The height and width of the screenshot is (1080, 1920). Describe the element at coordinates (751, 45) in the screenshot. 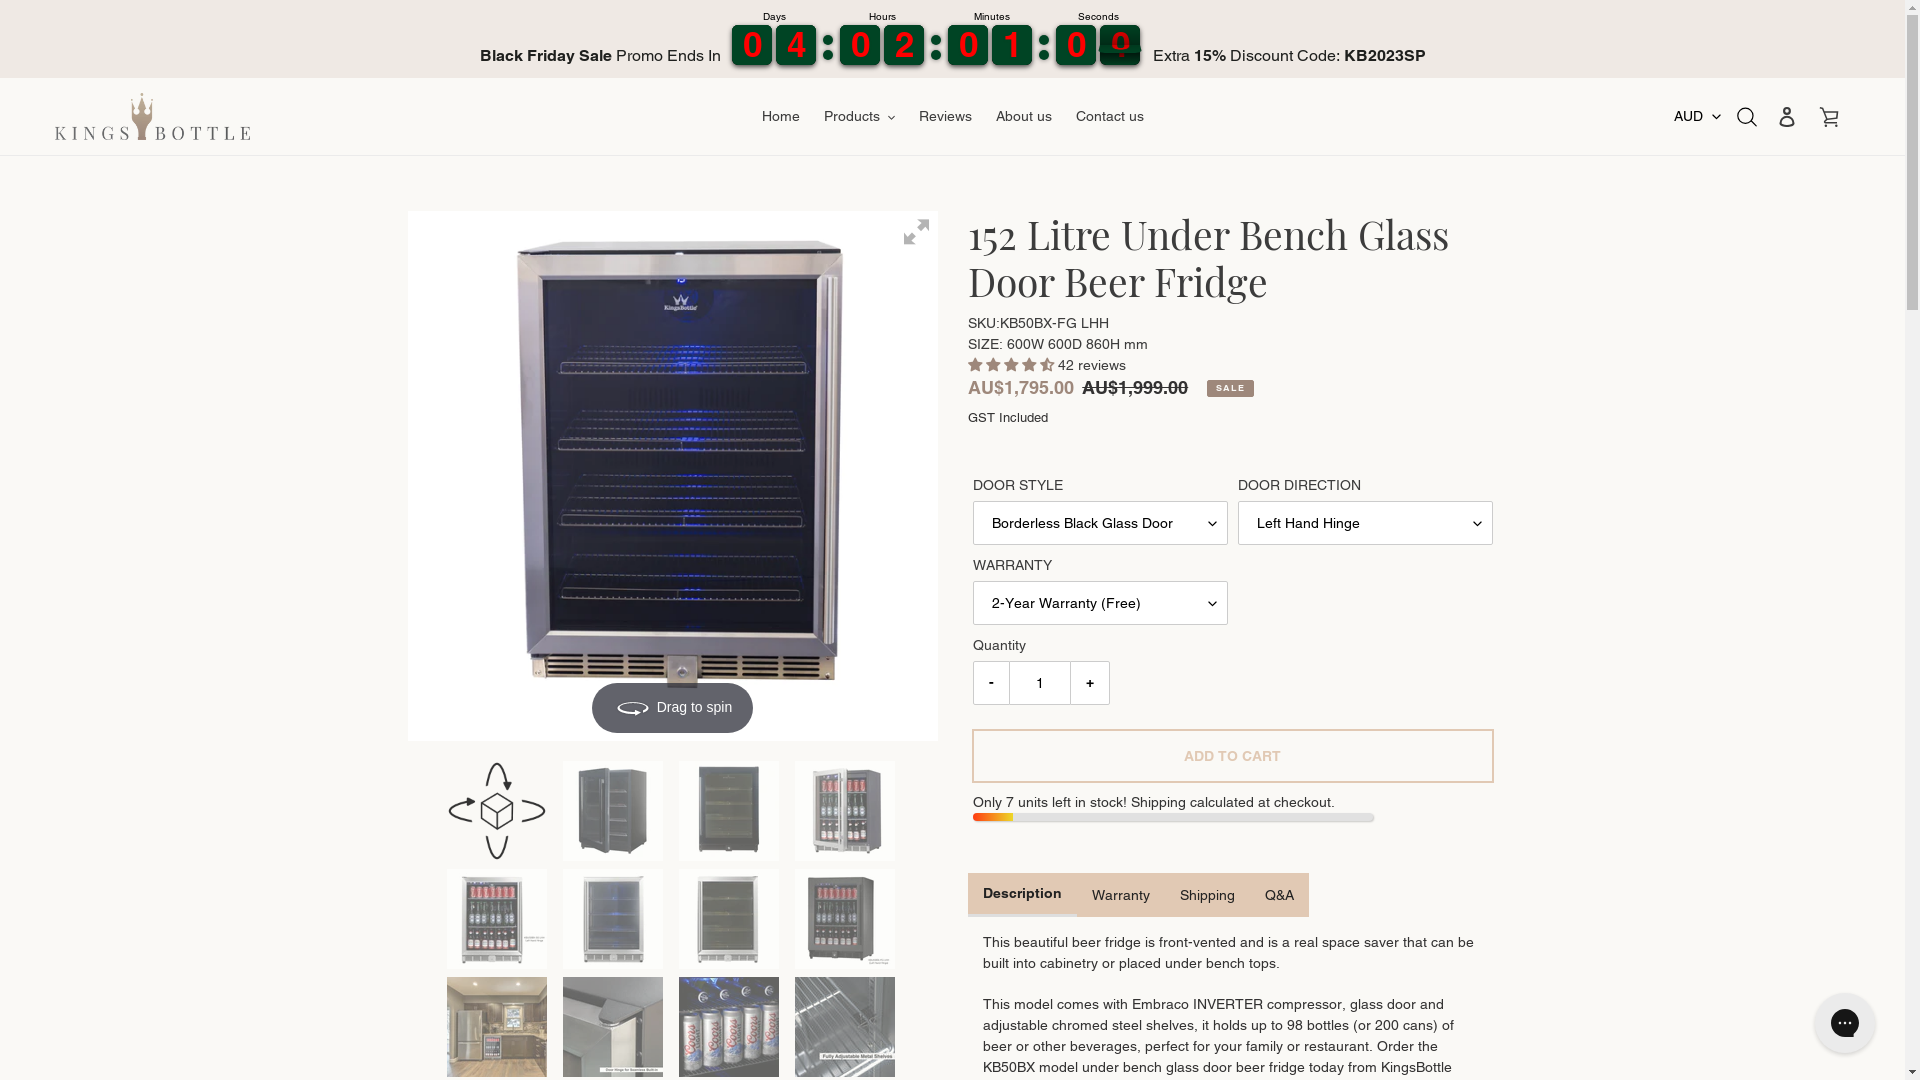

I see `'9` at that location.